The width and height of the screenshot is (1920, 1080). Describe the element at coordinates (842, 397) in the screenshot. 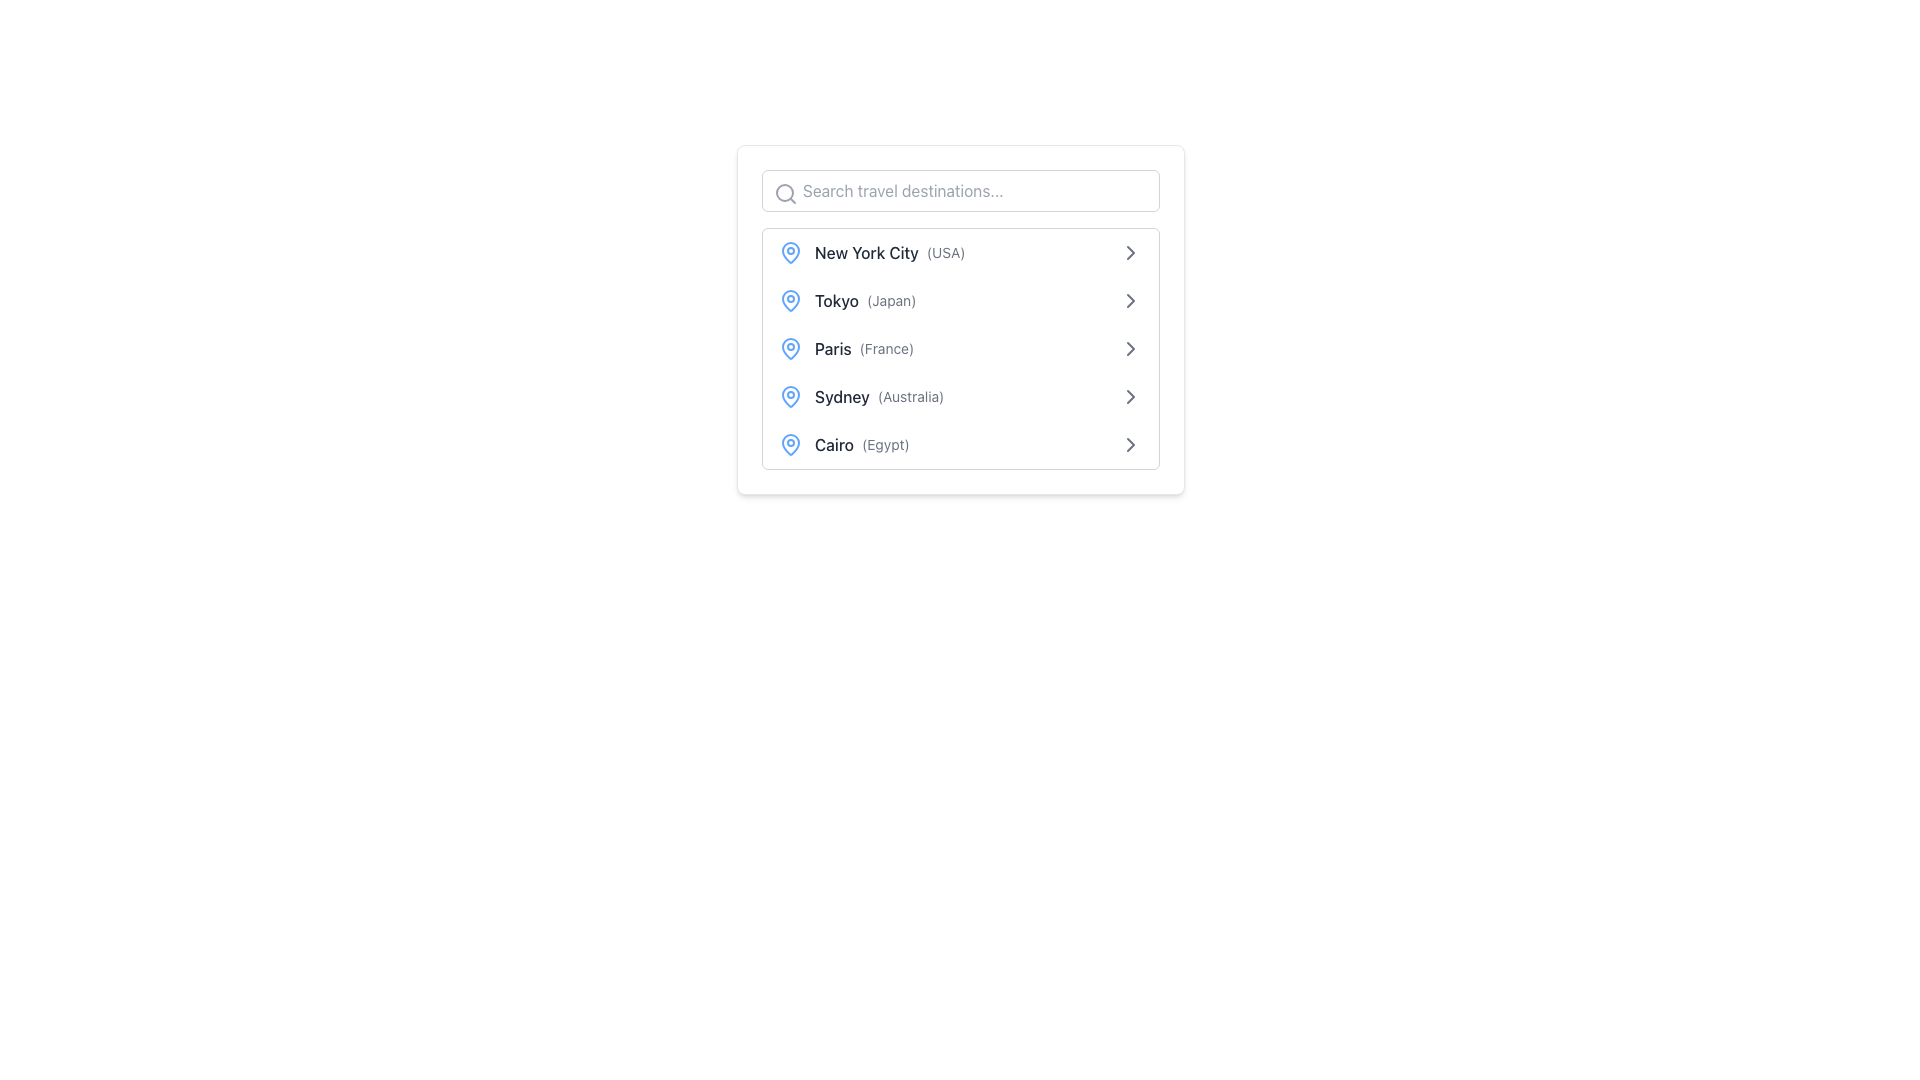

I see `text label 'Sydney' which is the third entry in the list of travel destinations, located between the blue map pin icon and '(Australia)'` at that location.